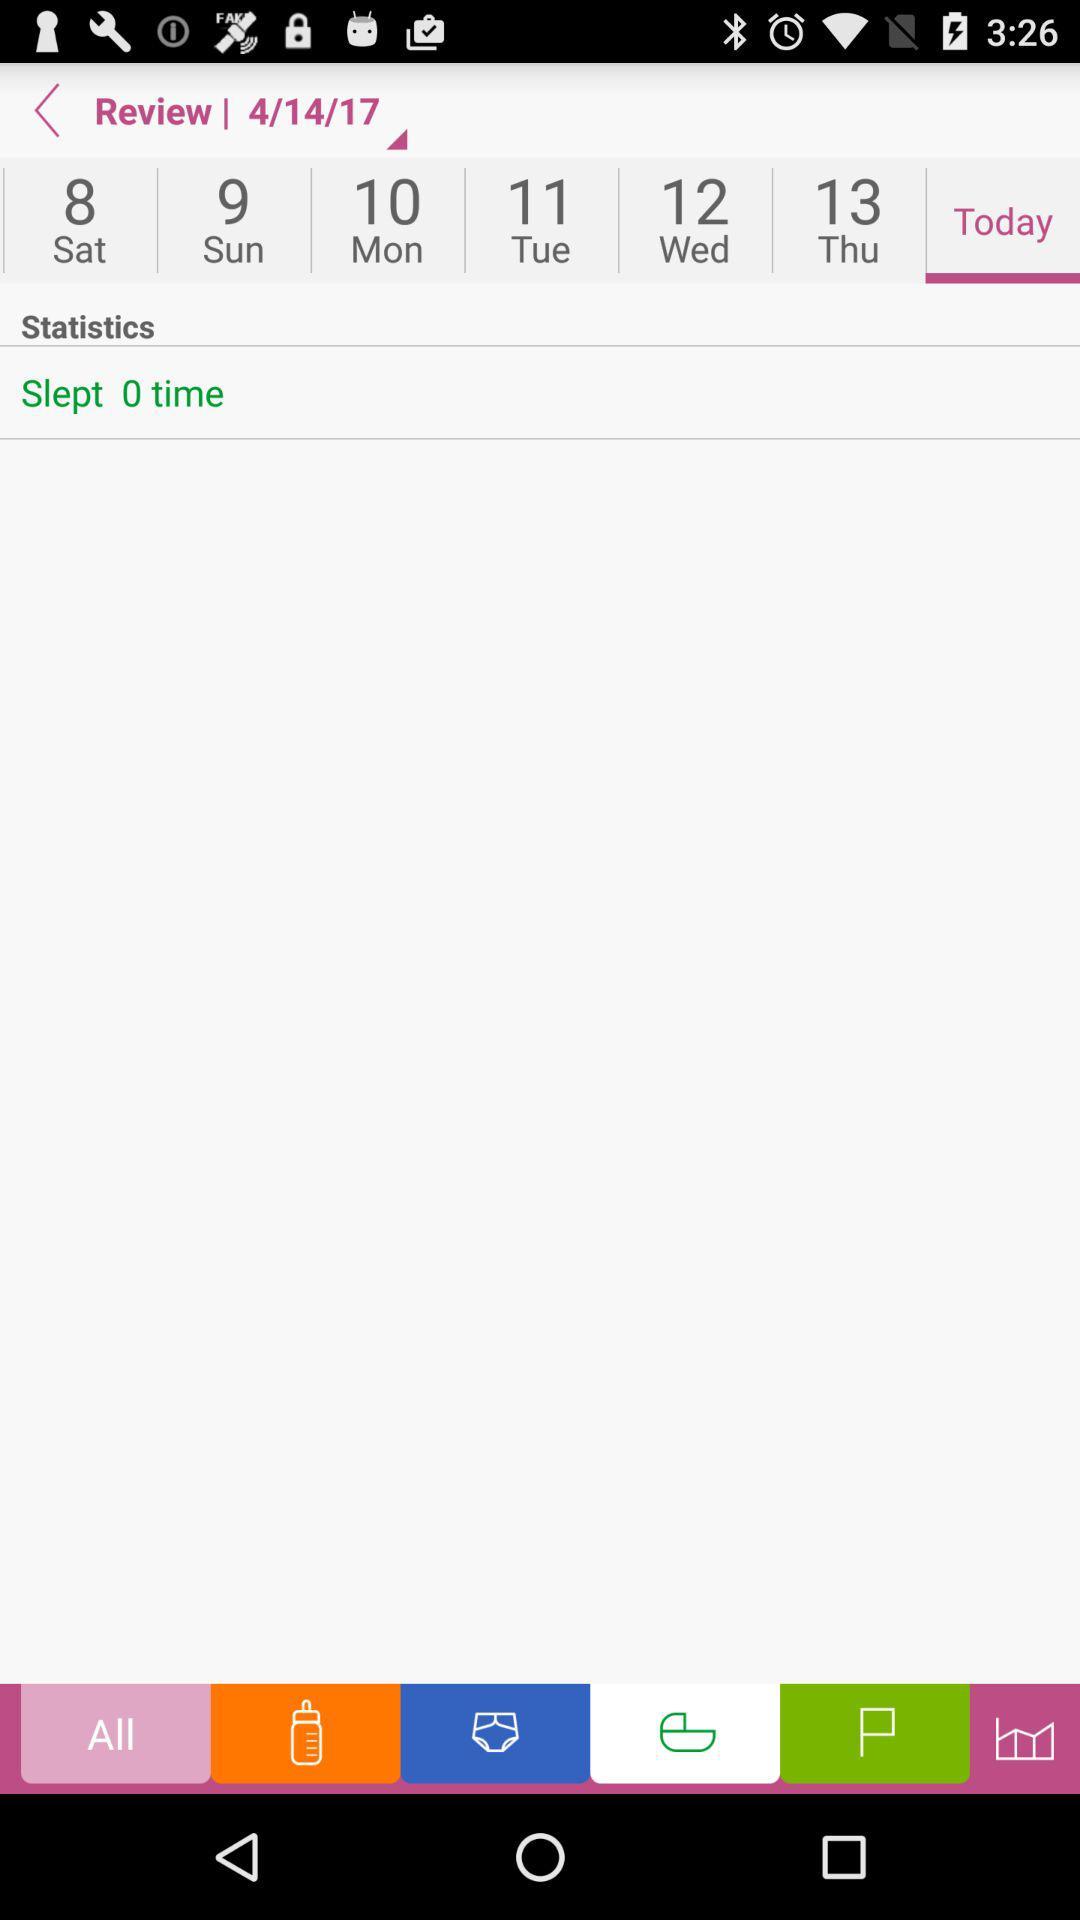 This screenshot has width=1080, height=1920. What do you see at coordinates (684, 1737) in the screenshot?
I see `sleep statistics` at bounding box center [684, 1737].